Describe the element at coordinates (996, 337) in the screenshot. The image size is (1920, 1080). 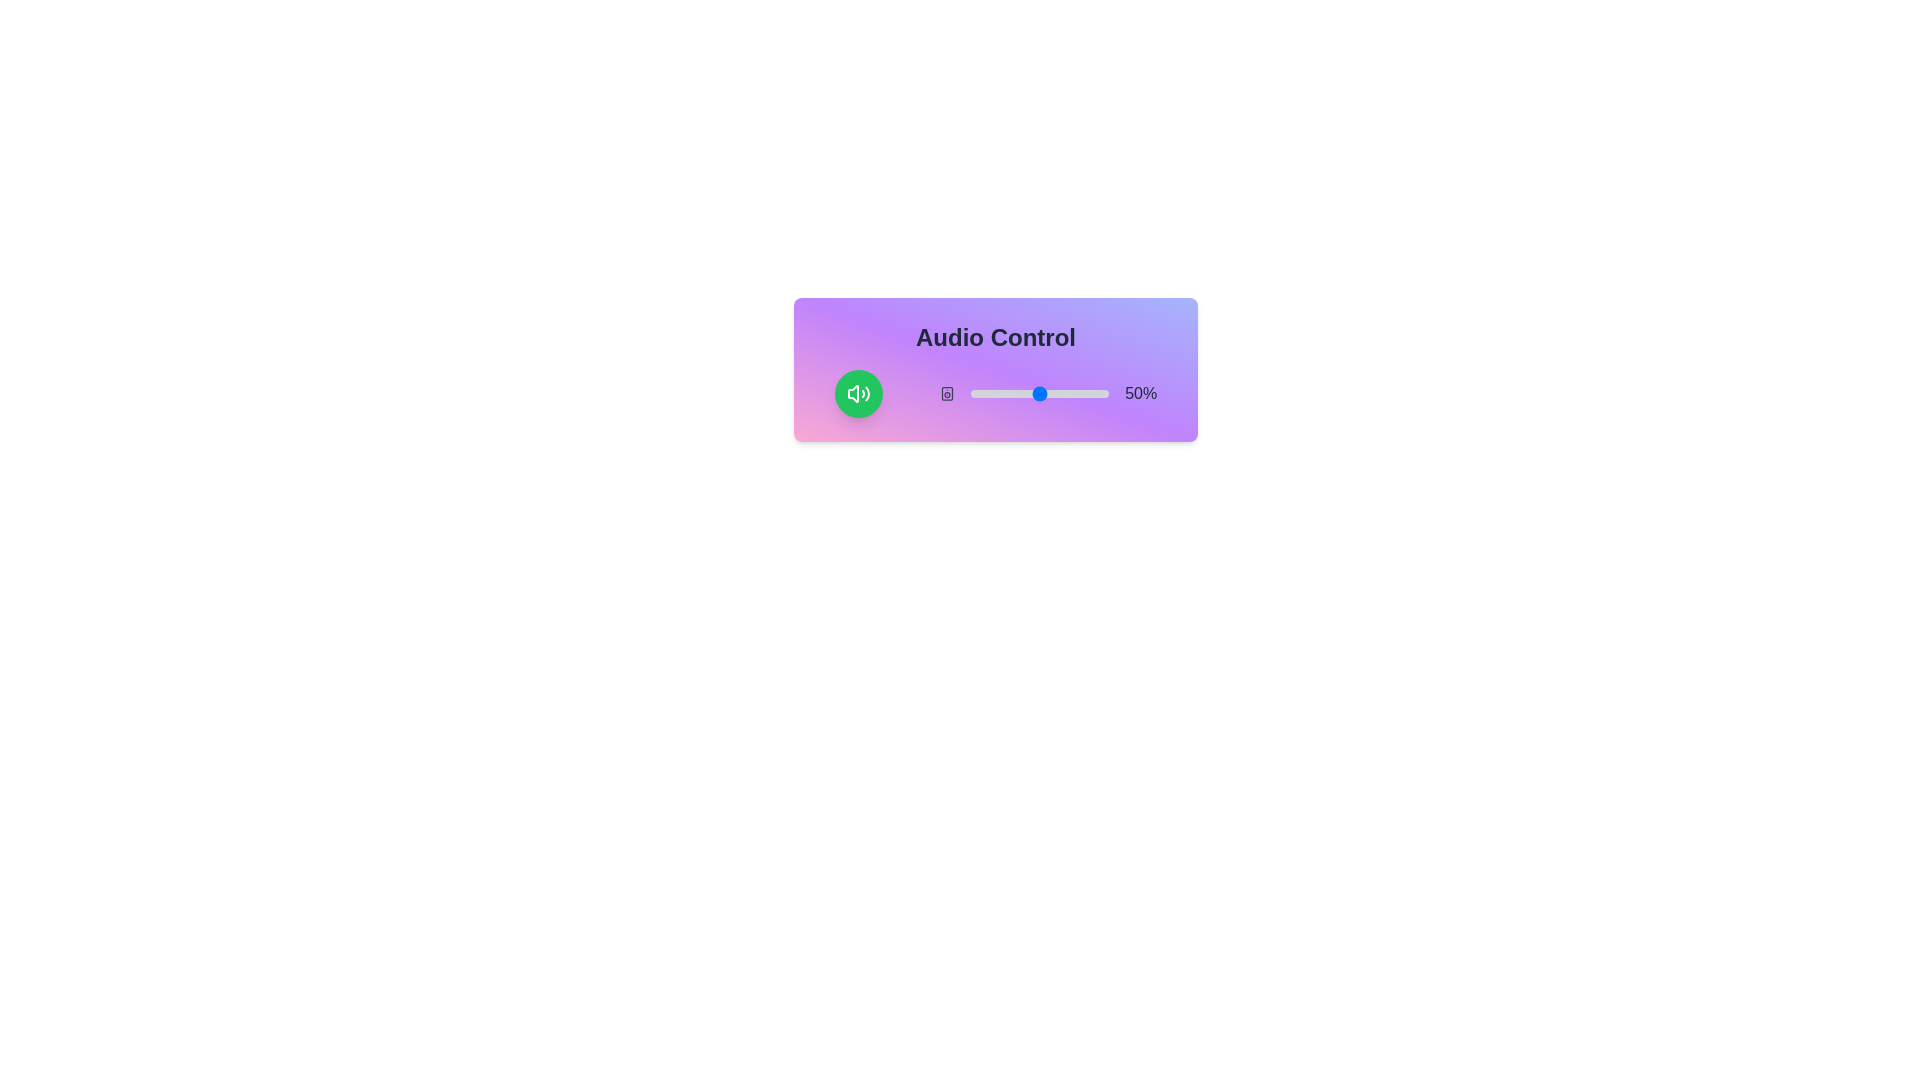
I see `the title text 'Audio Control' displayed in the component` at that location.